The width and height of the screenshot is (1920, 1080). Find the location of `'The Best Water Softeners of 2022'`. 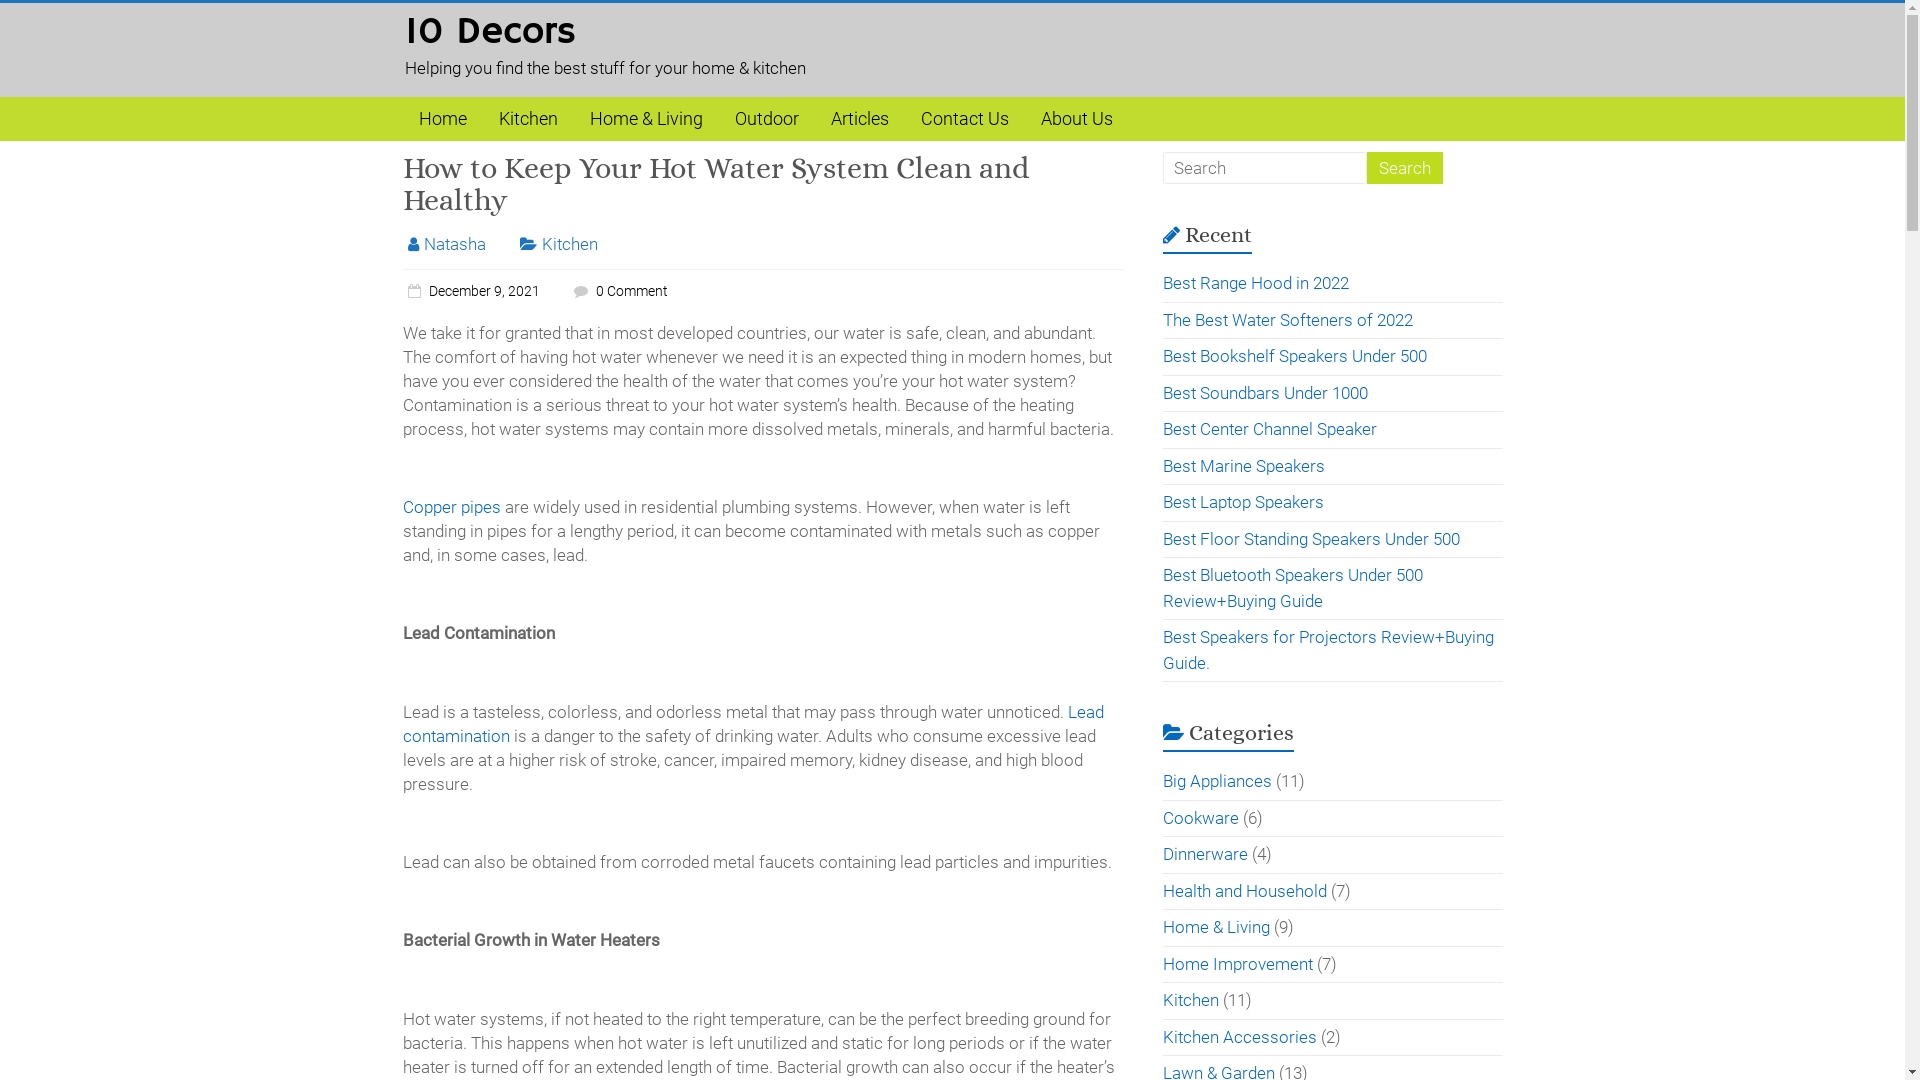

'The Best Water Softeners of 2022' is located at coordinates (1287, 319).